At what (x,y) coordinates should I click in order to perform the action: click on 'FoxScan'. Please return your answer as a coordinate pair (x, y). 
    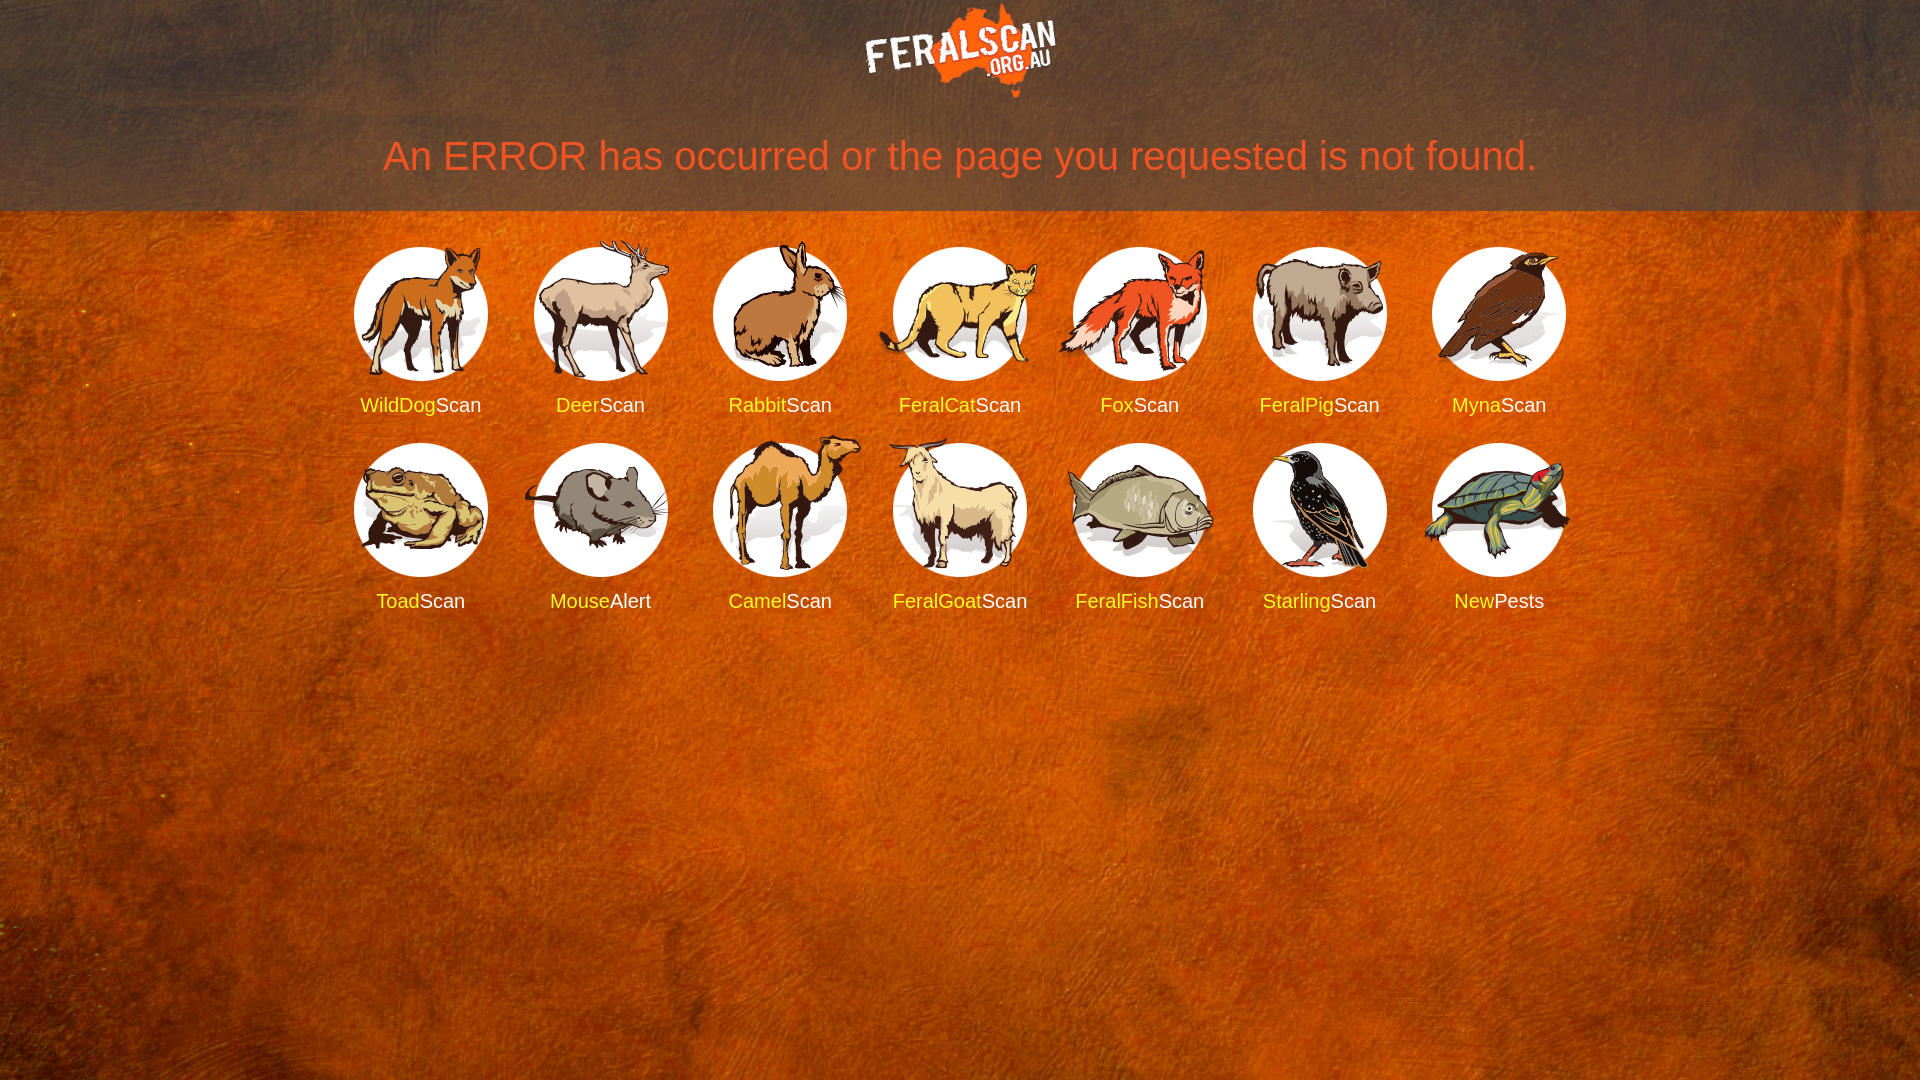
    Looking at the image, I should click on (1050, 331).